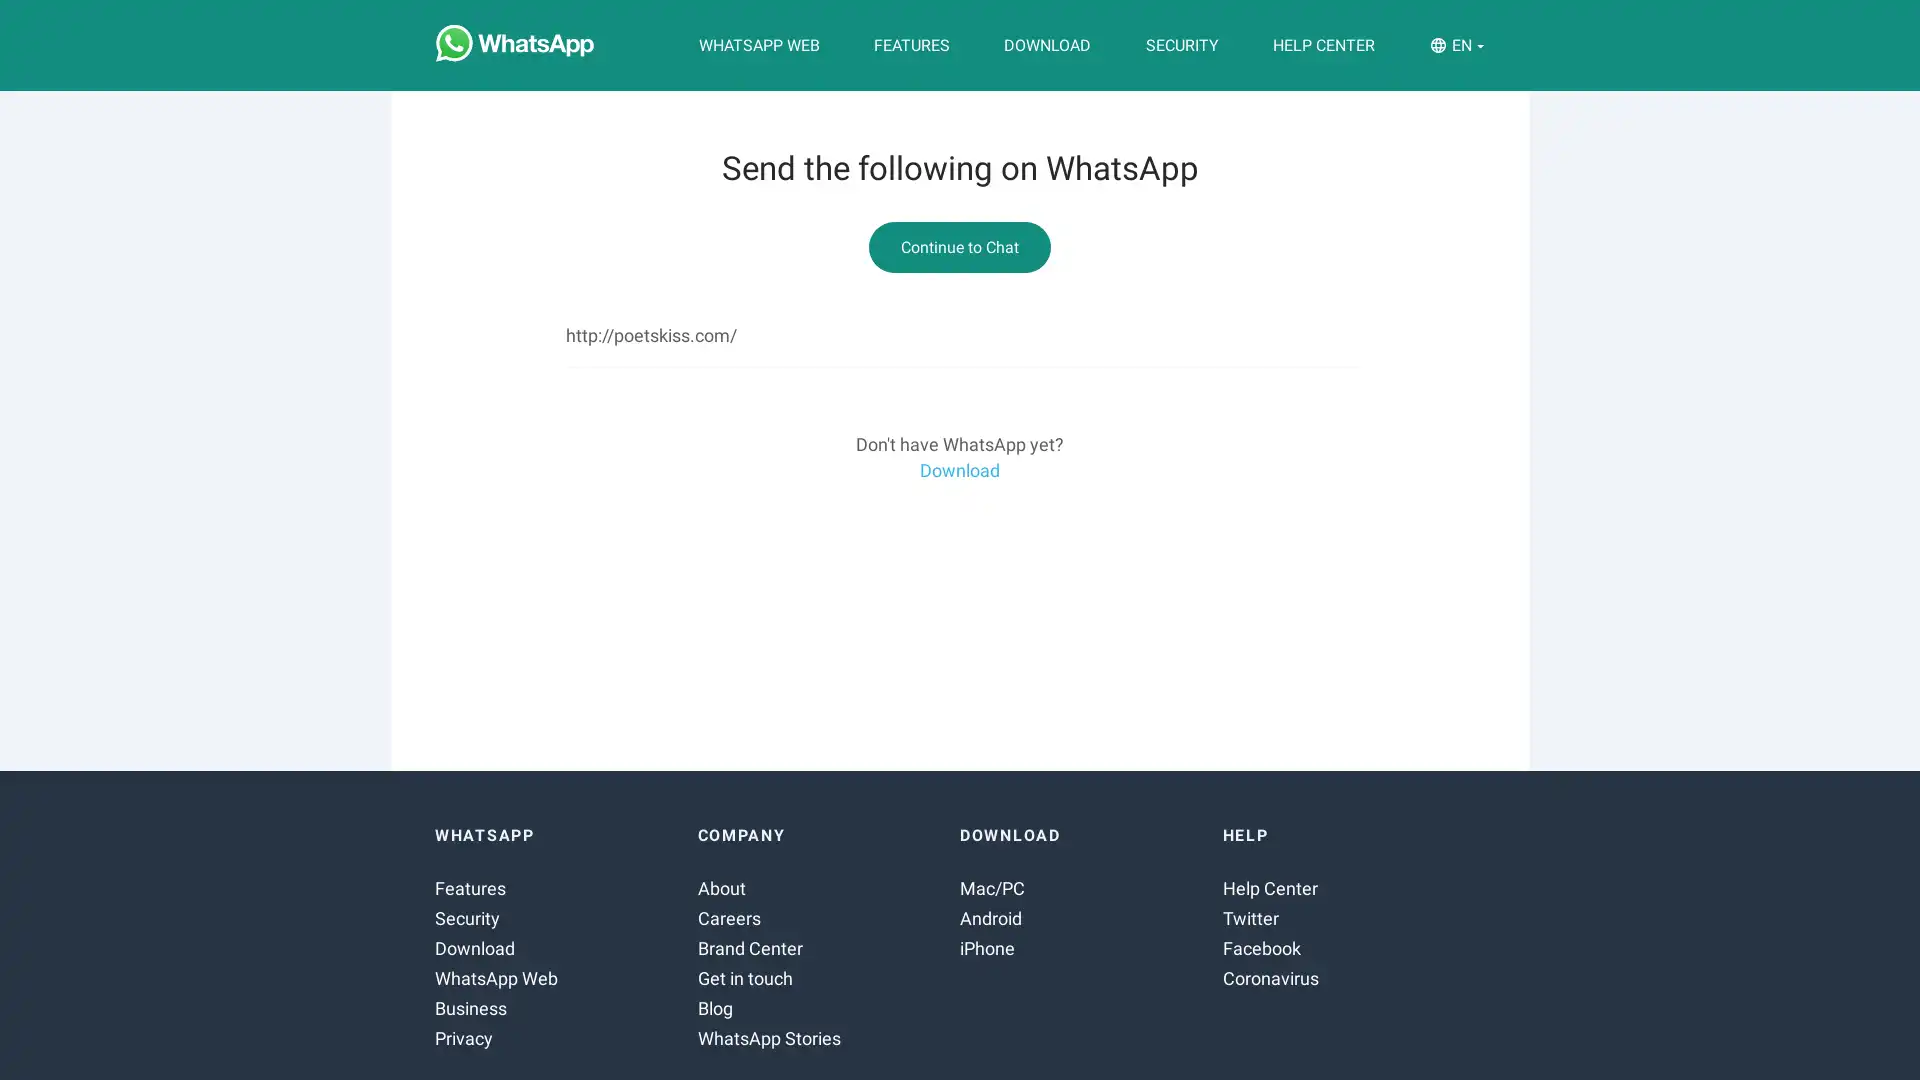  What do you see at coordinates (1457, 45) in the screenshot?
I see `EN` at bounding box center [1457, 45].